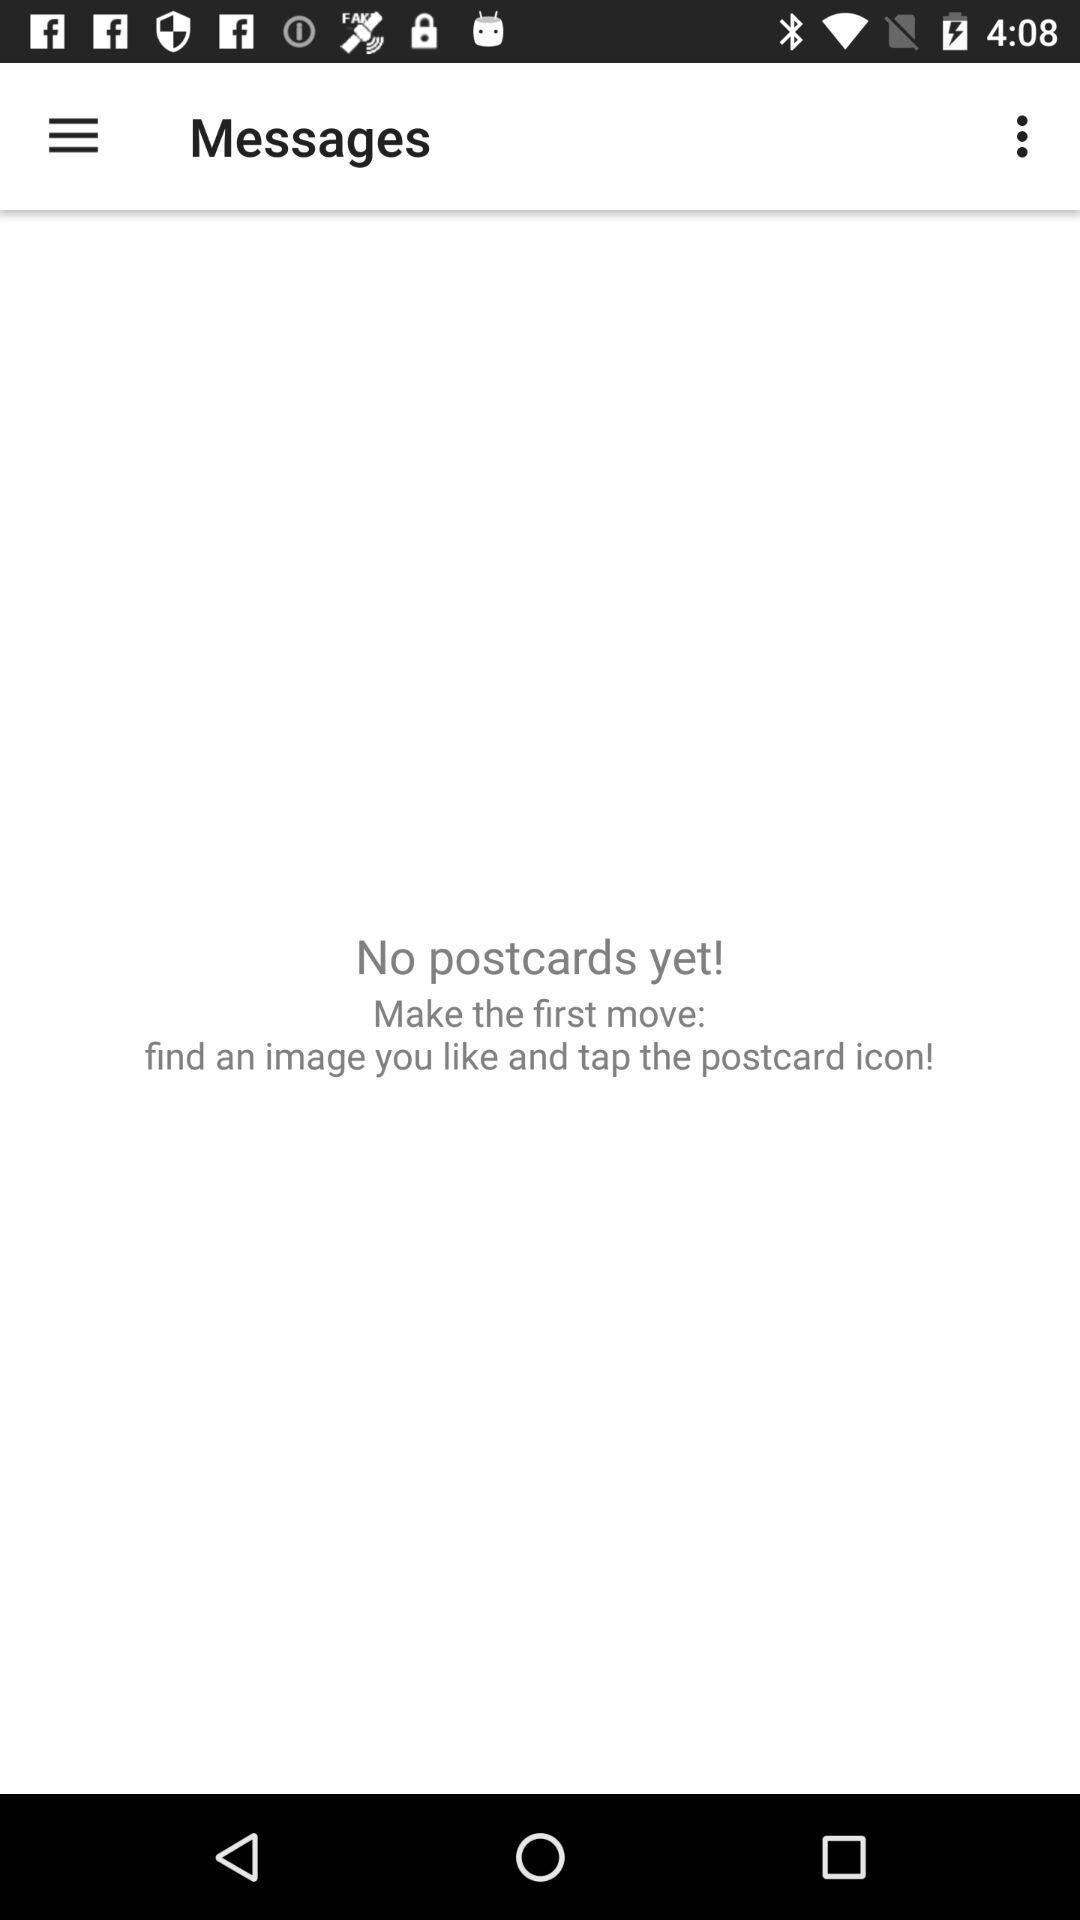 This screenshot has height=1920, width=1080. Describe the element at coordinates (72, 135) in the screenshot. I see `icon above make the first icon` at that location.